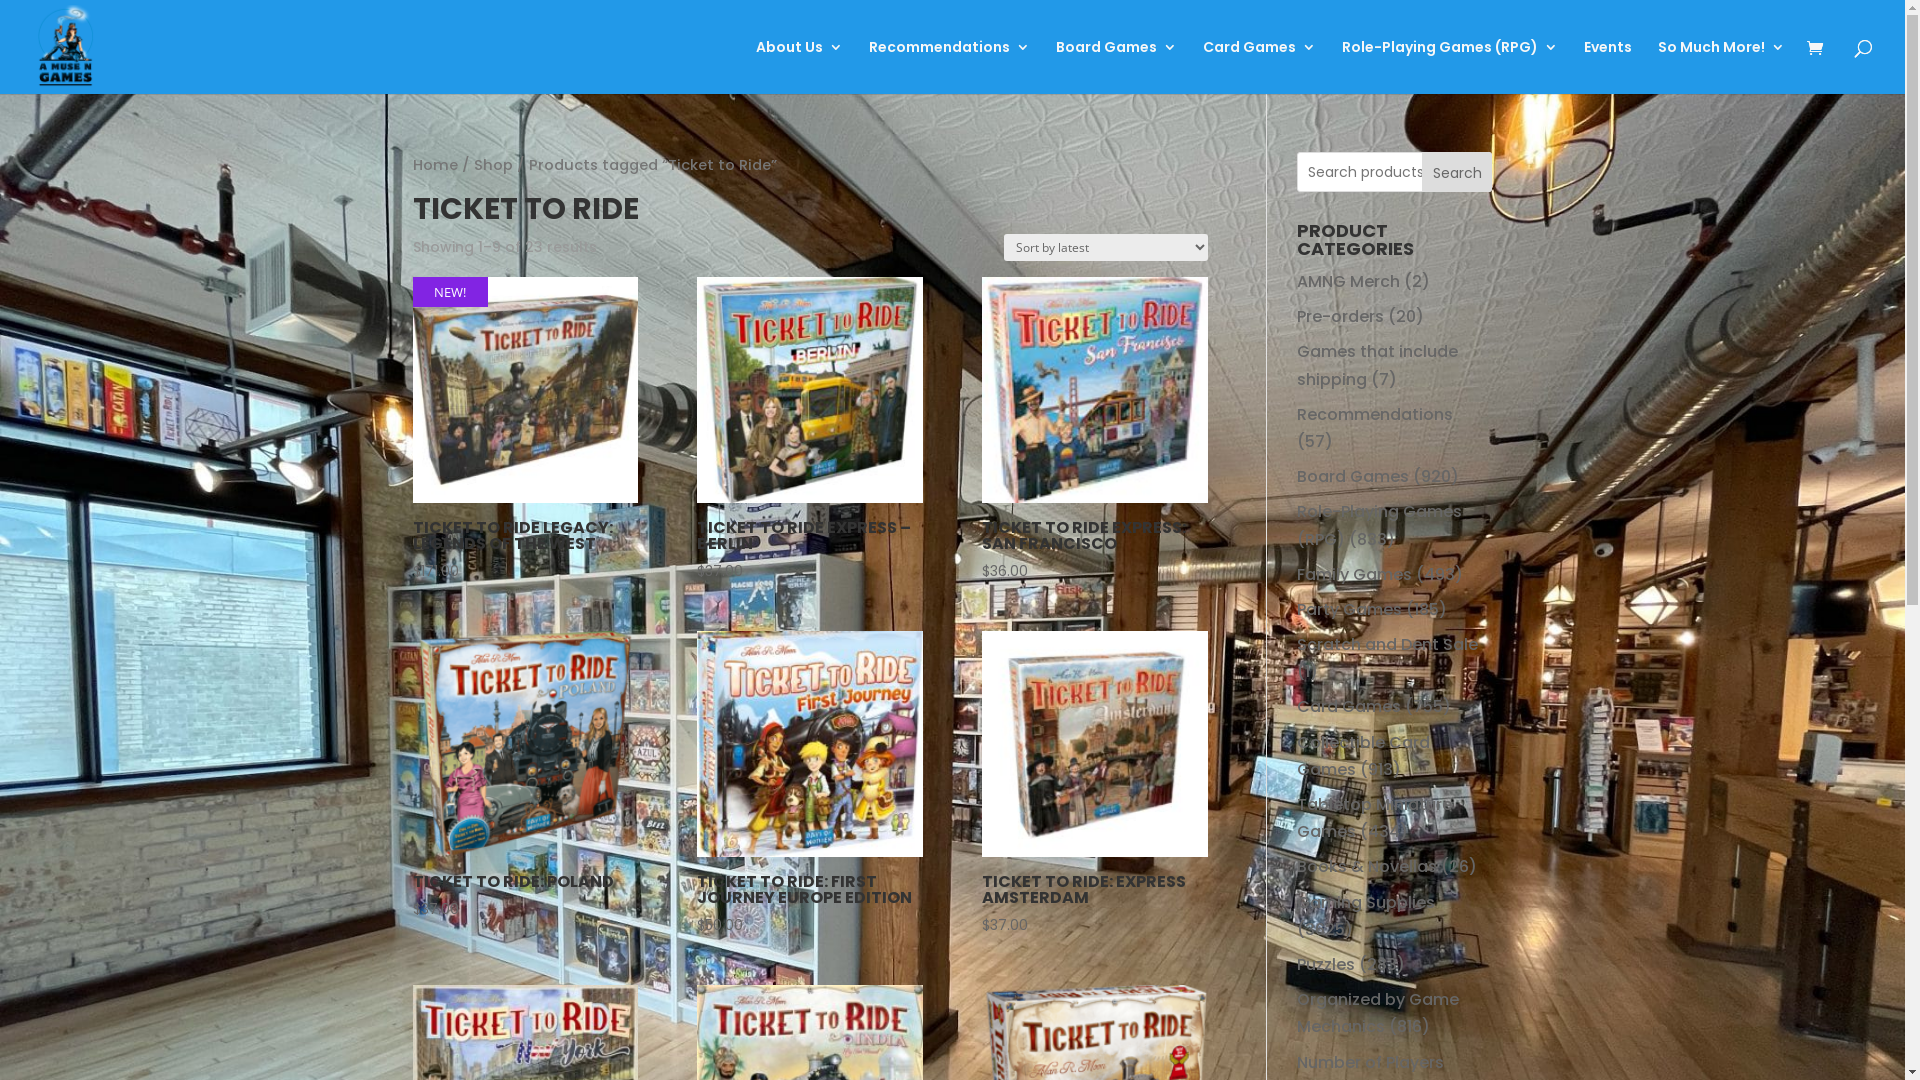  What do you see at coordinates (433, 164) in the screenshot?
I see `'Home'` at bounding box center [433, 164].